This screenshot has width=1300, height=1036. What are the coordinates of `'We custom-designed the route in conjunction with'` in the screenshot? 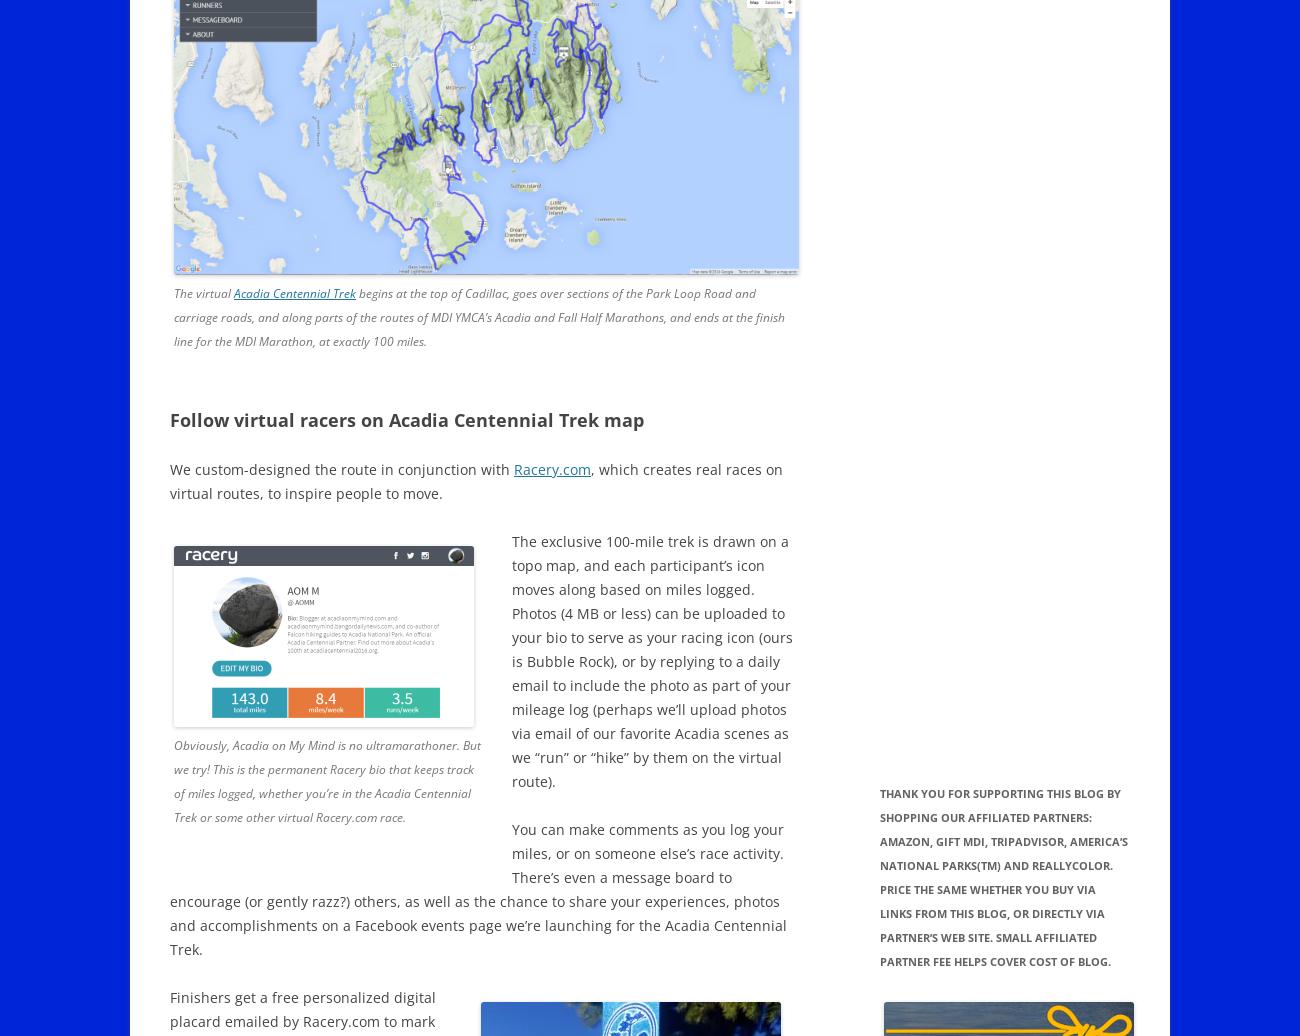 It's located at (170, 469).